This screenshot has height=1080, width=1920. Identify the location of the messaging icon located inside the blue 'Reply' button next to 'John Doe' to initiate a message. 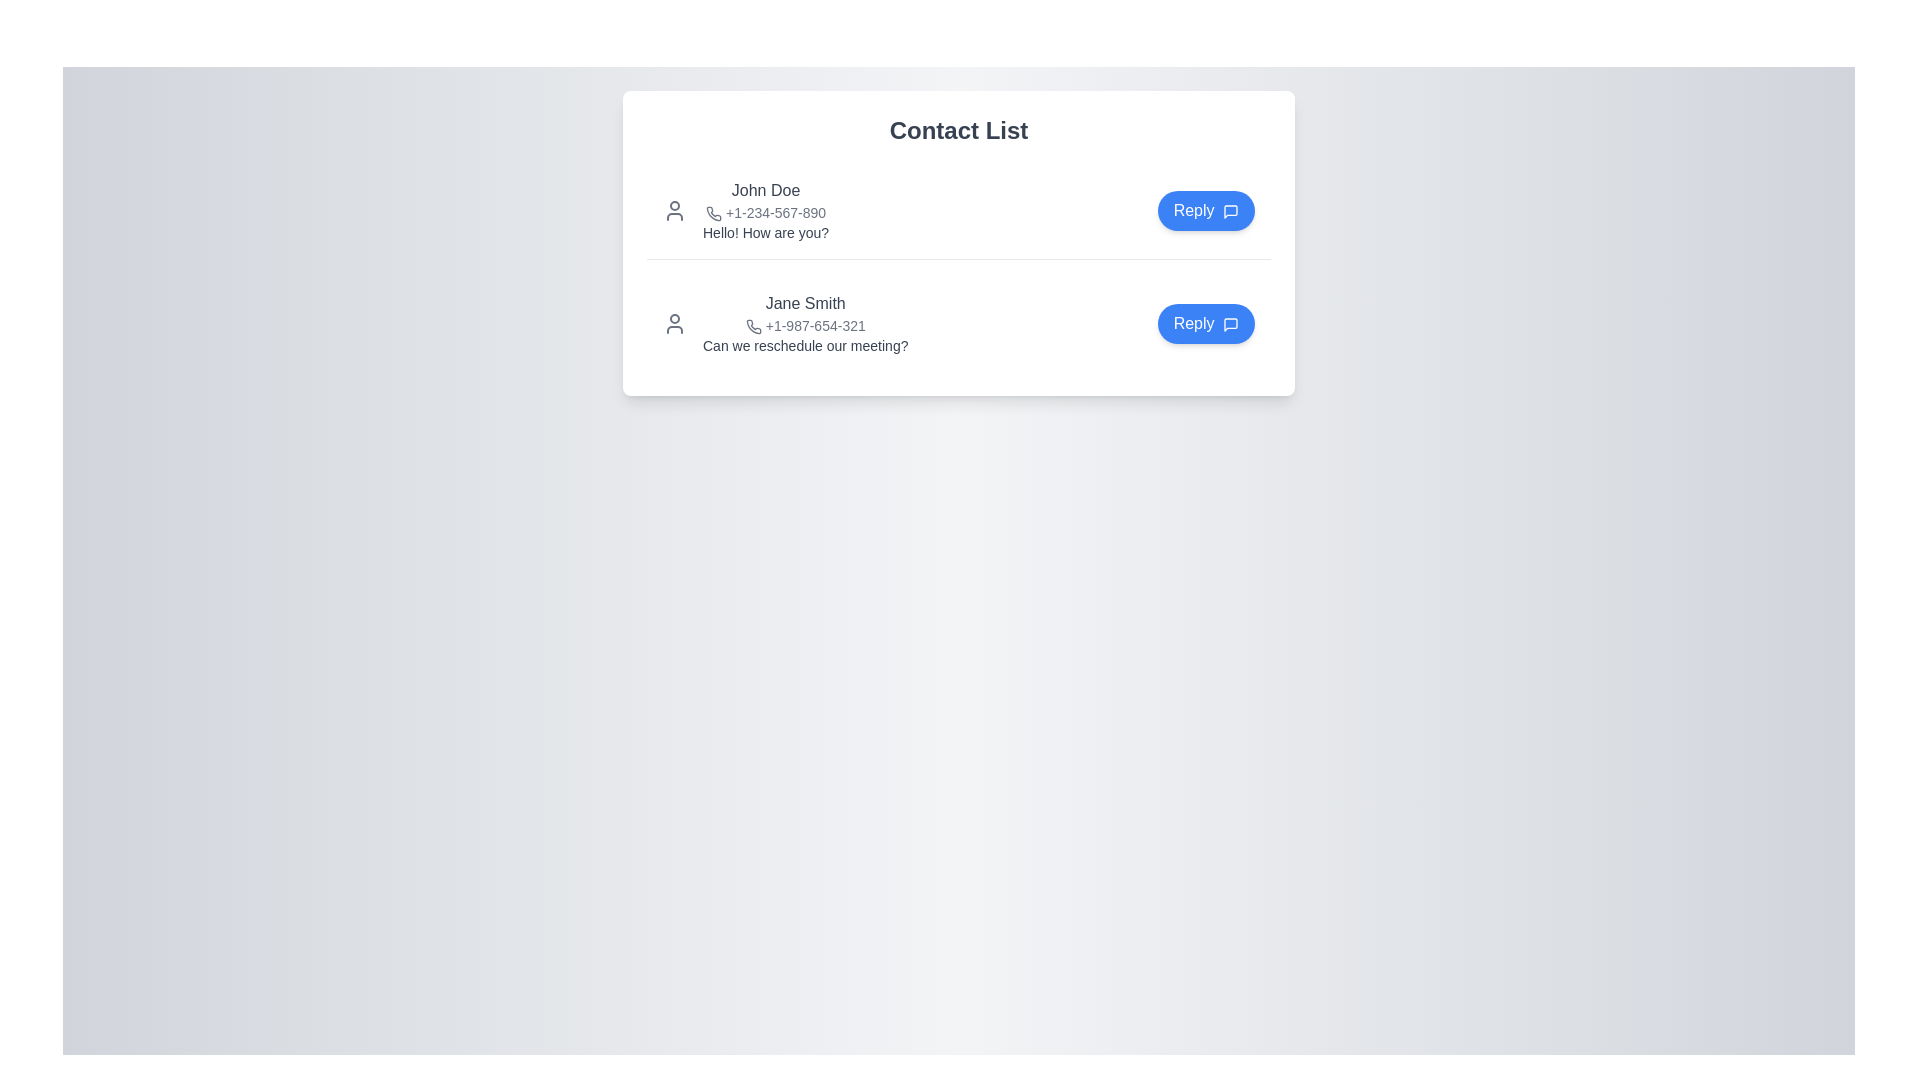
(1229, 211).